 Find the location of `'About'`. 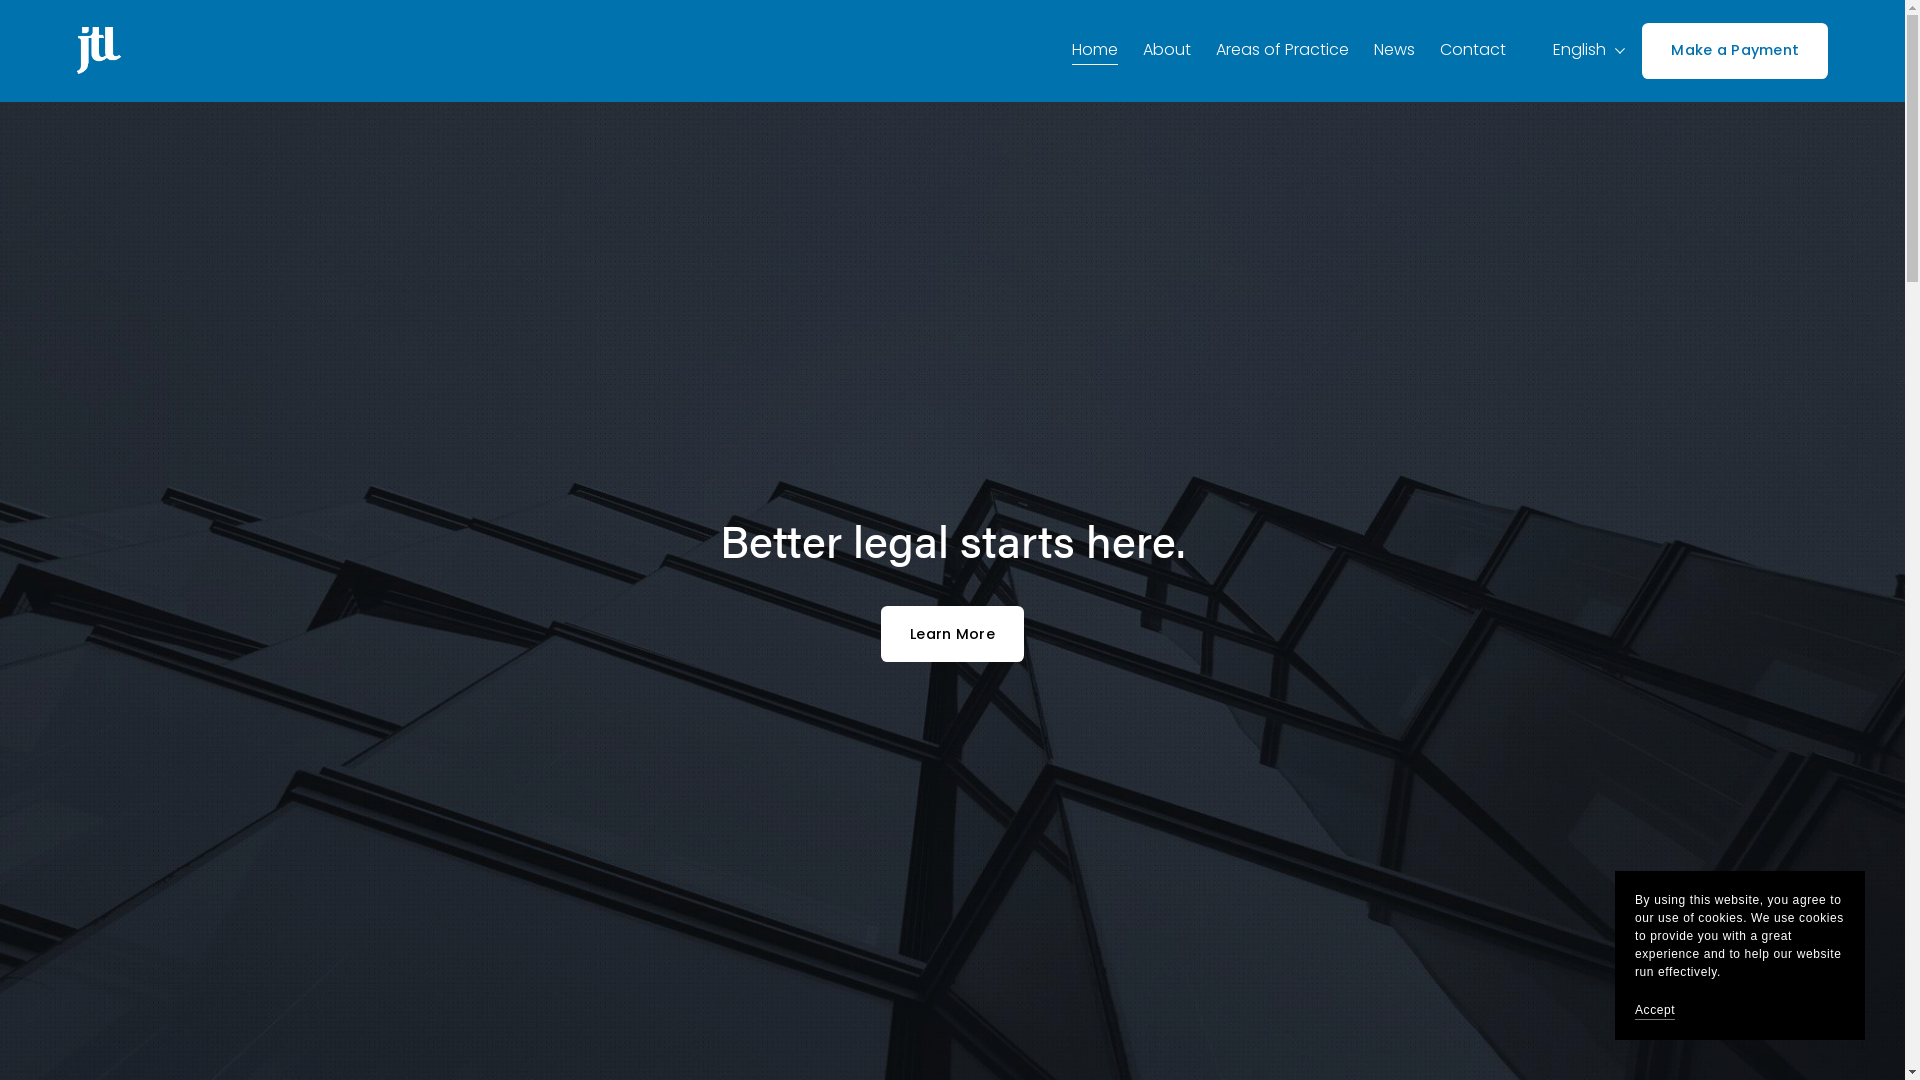

'About' is located at coordinates (1166, 49).